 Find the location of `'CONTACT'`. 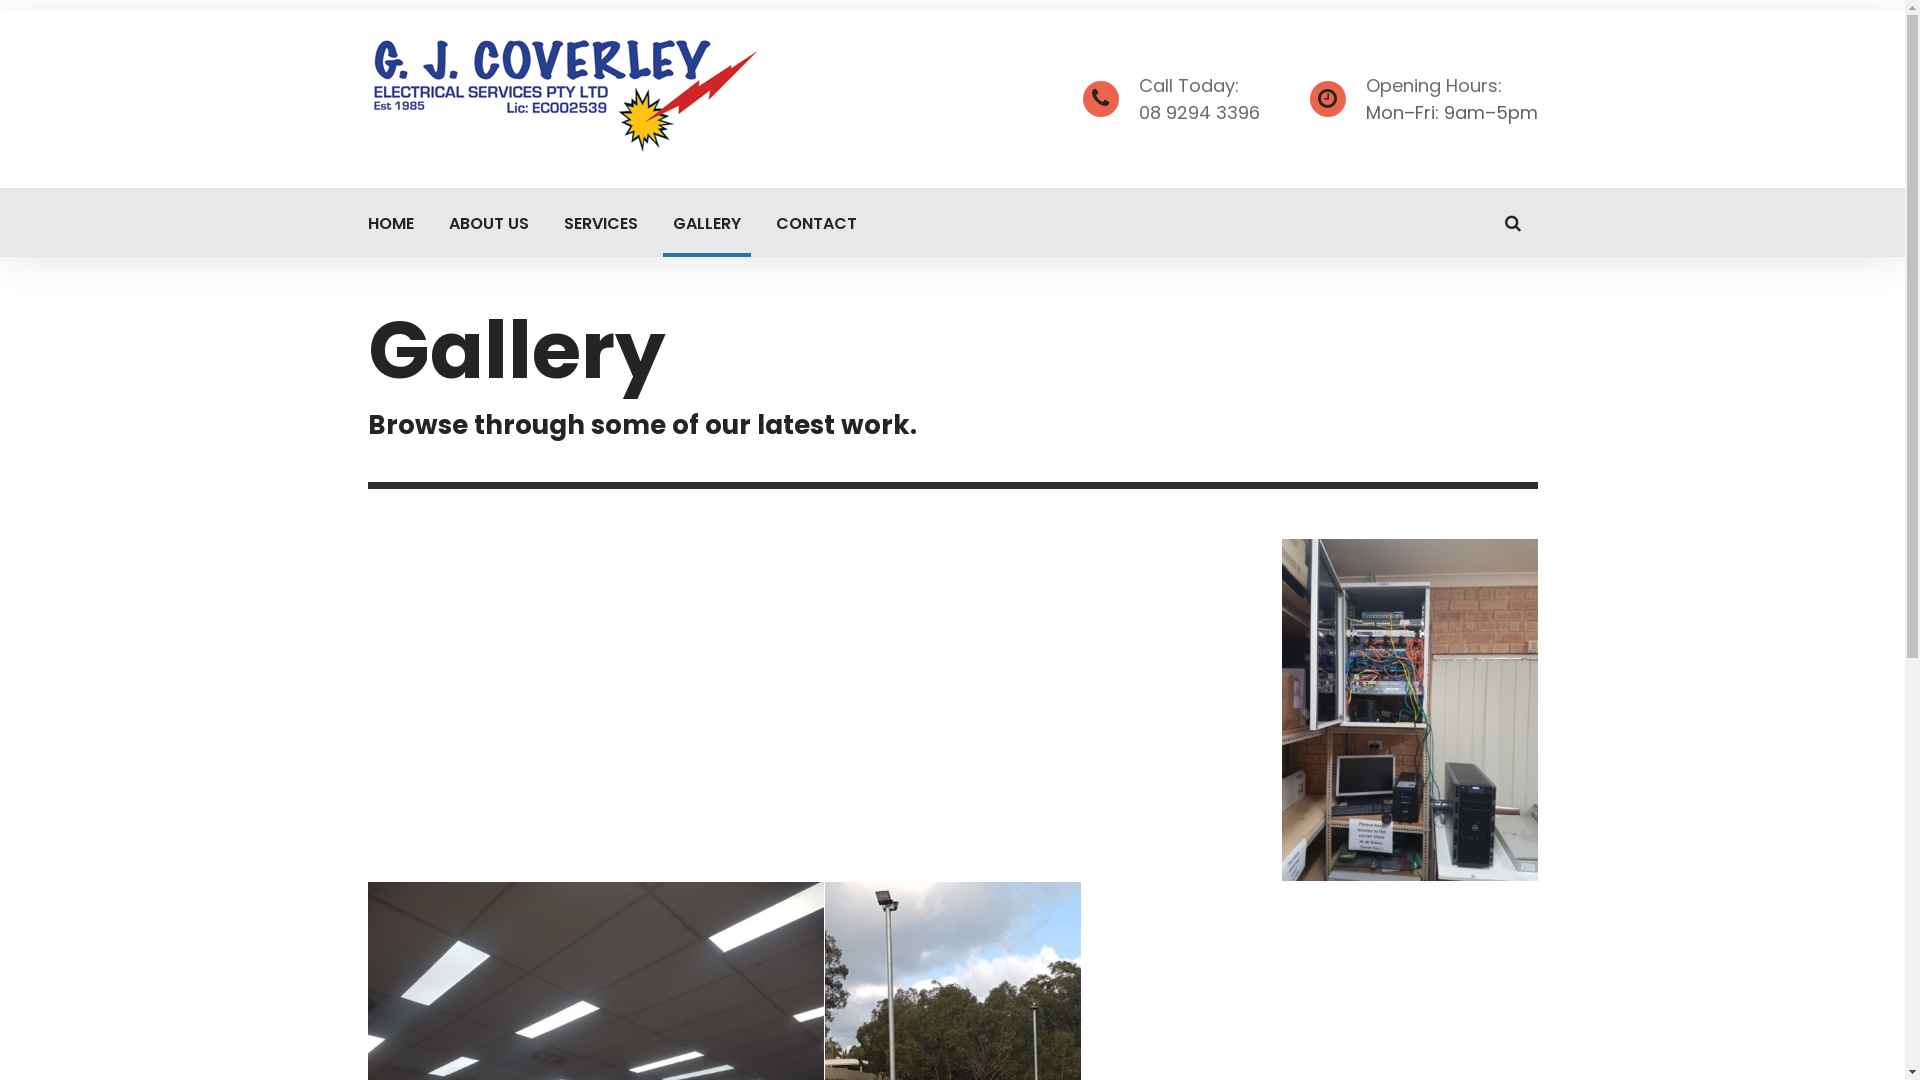

'CONTACT' is located at coordinates (765, 222).